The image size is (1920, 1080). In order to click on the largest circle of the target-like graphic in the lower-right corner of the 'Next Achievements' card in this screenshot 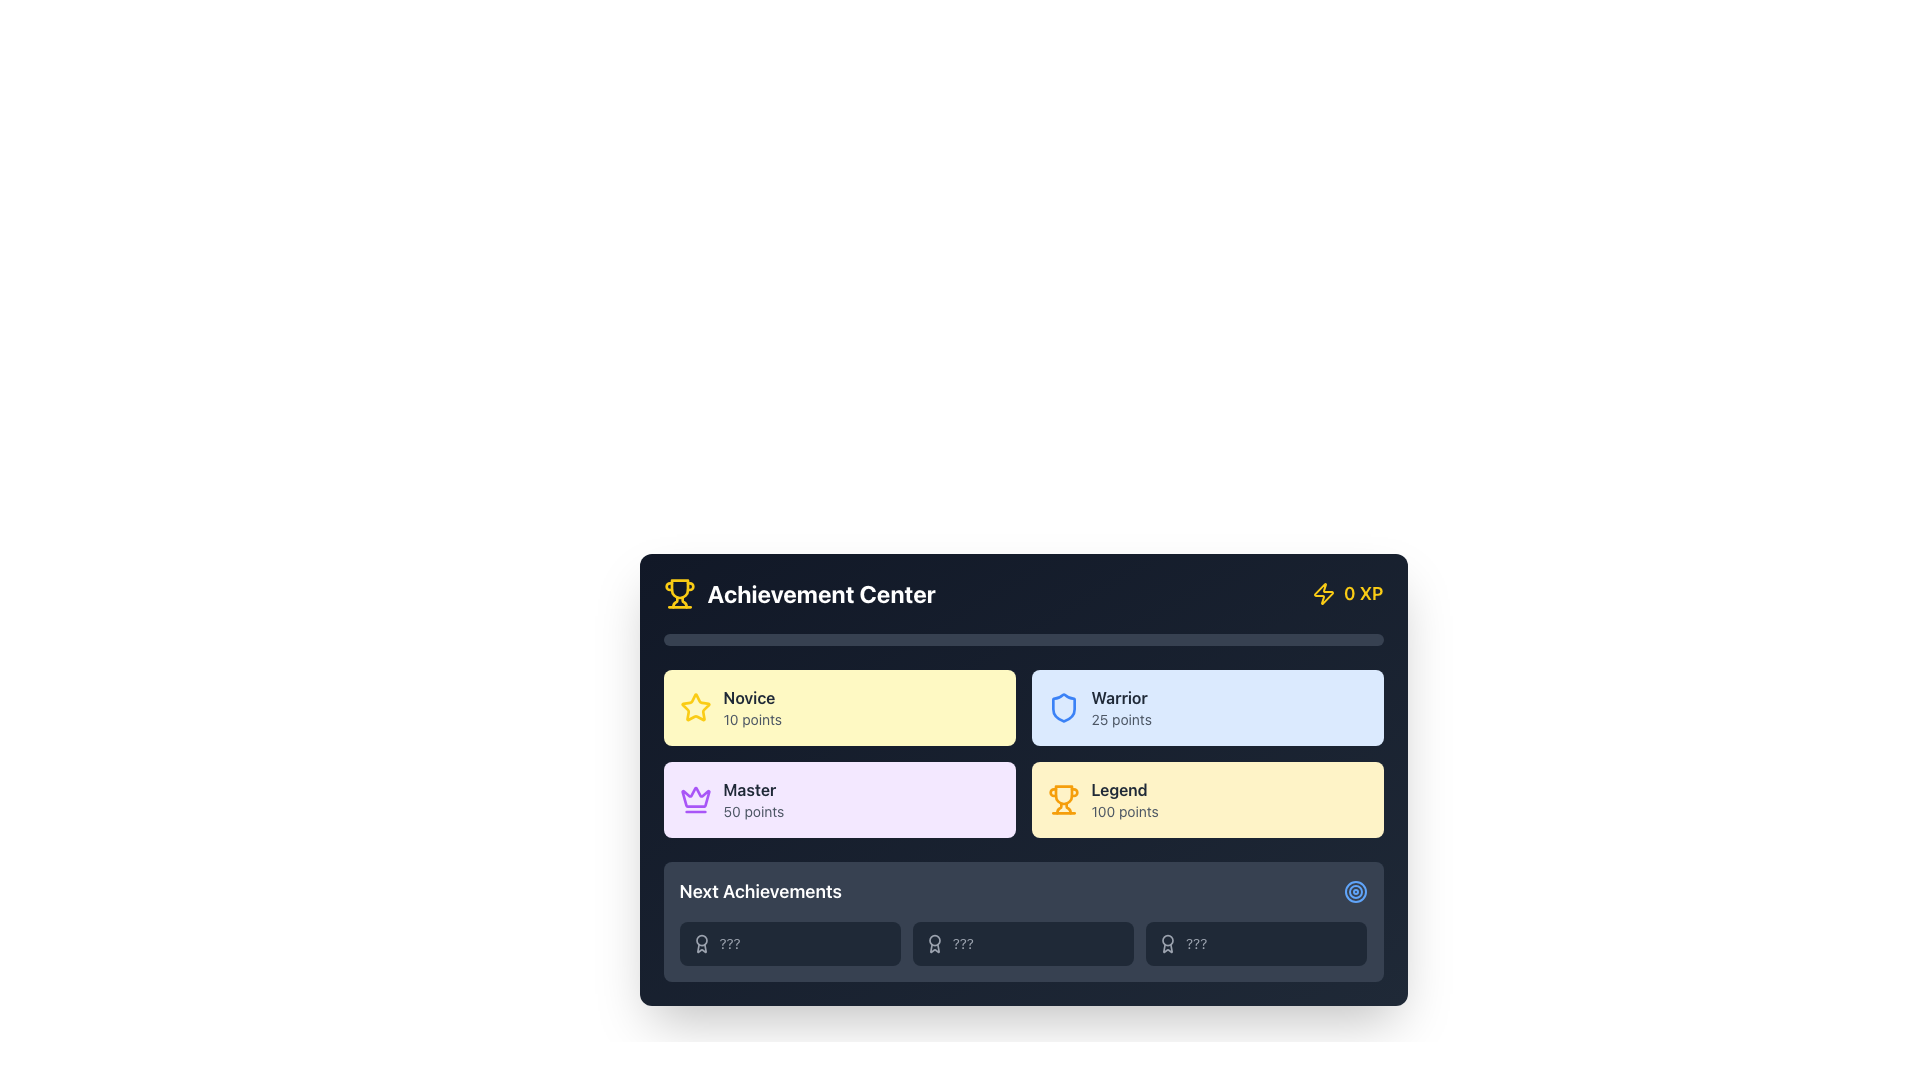, I will do `click(1355, 890)`.